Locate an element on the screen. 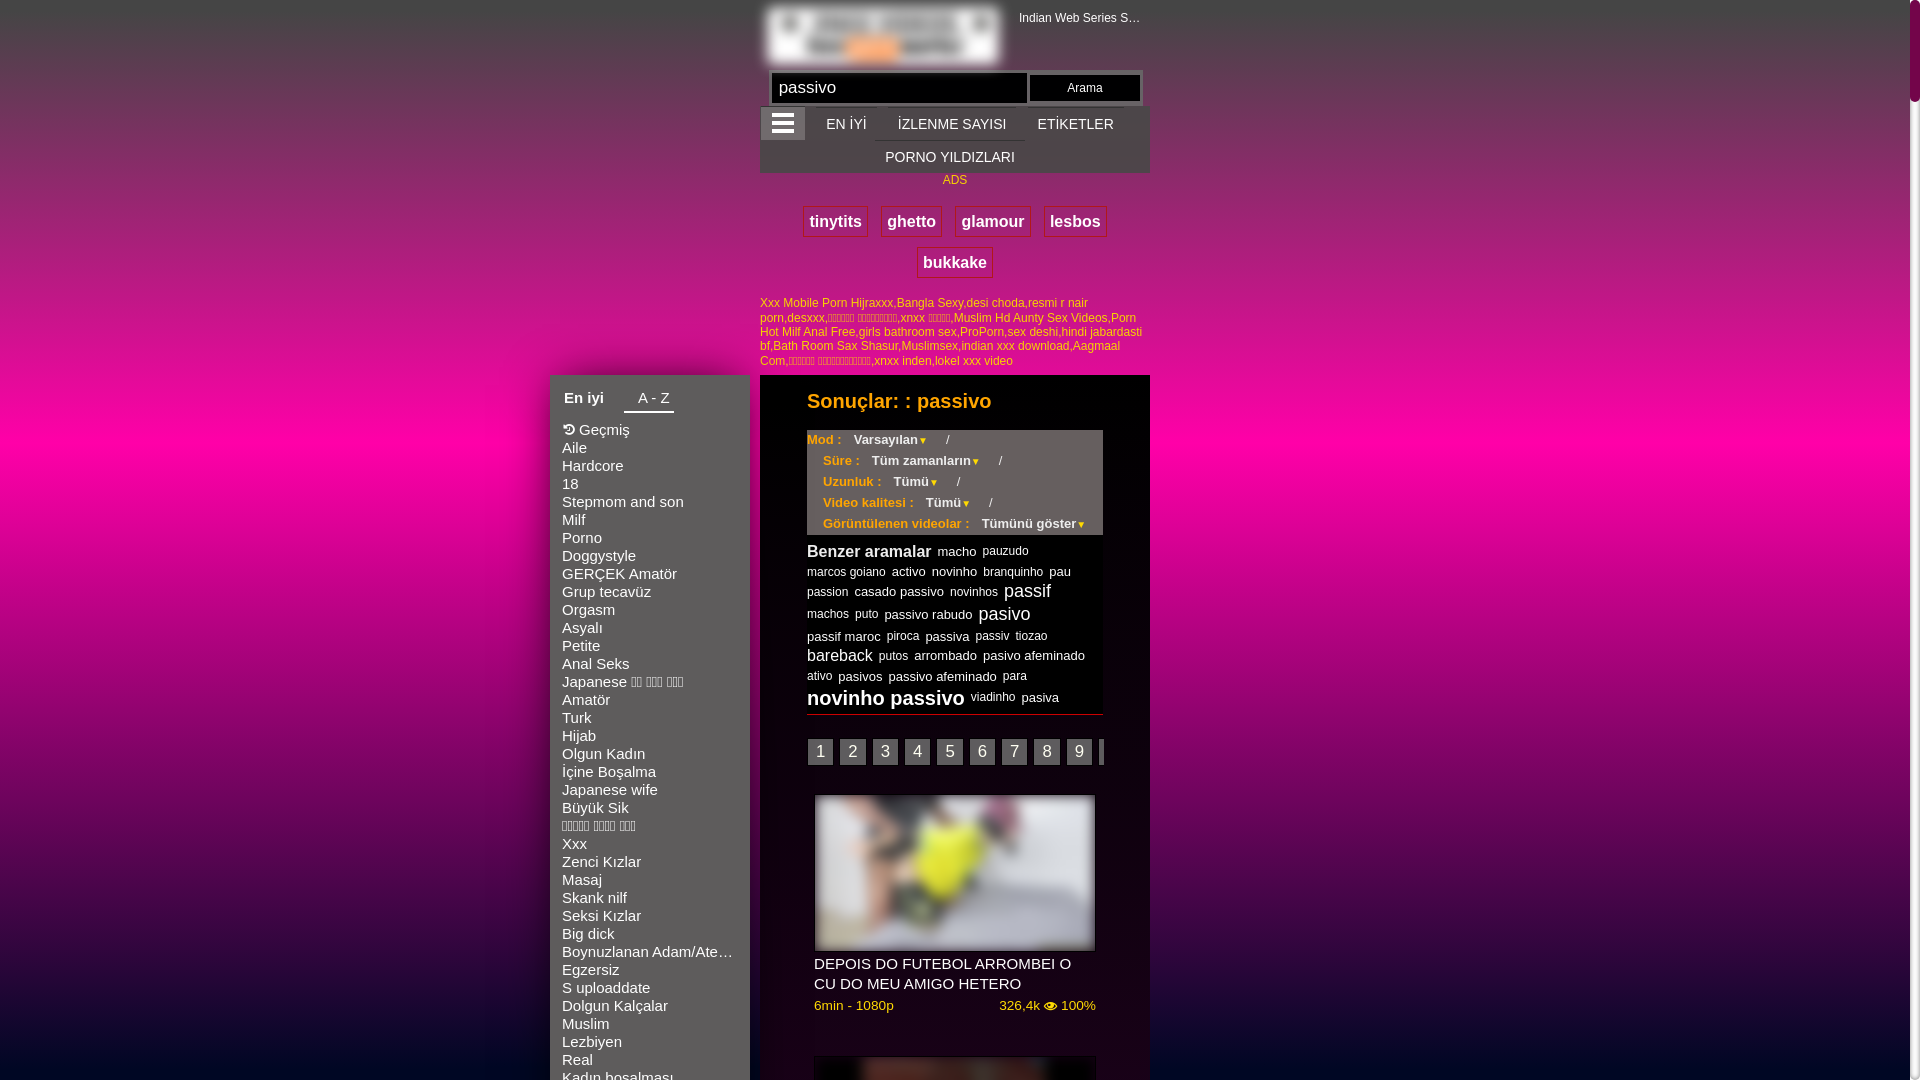 This screenshot has width=1920, height=1080. 'ativo' is located at coordinates (819, 675).